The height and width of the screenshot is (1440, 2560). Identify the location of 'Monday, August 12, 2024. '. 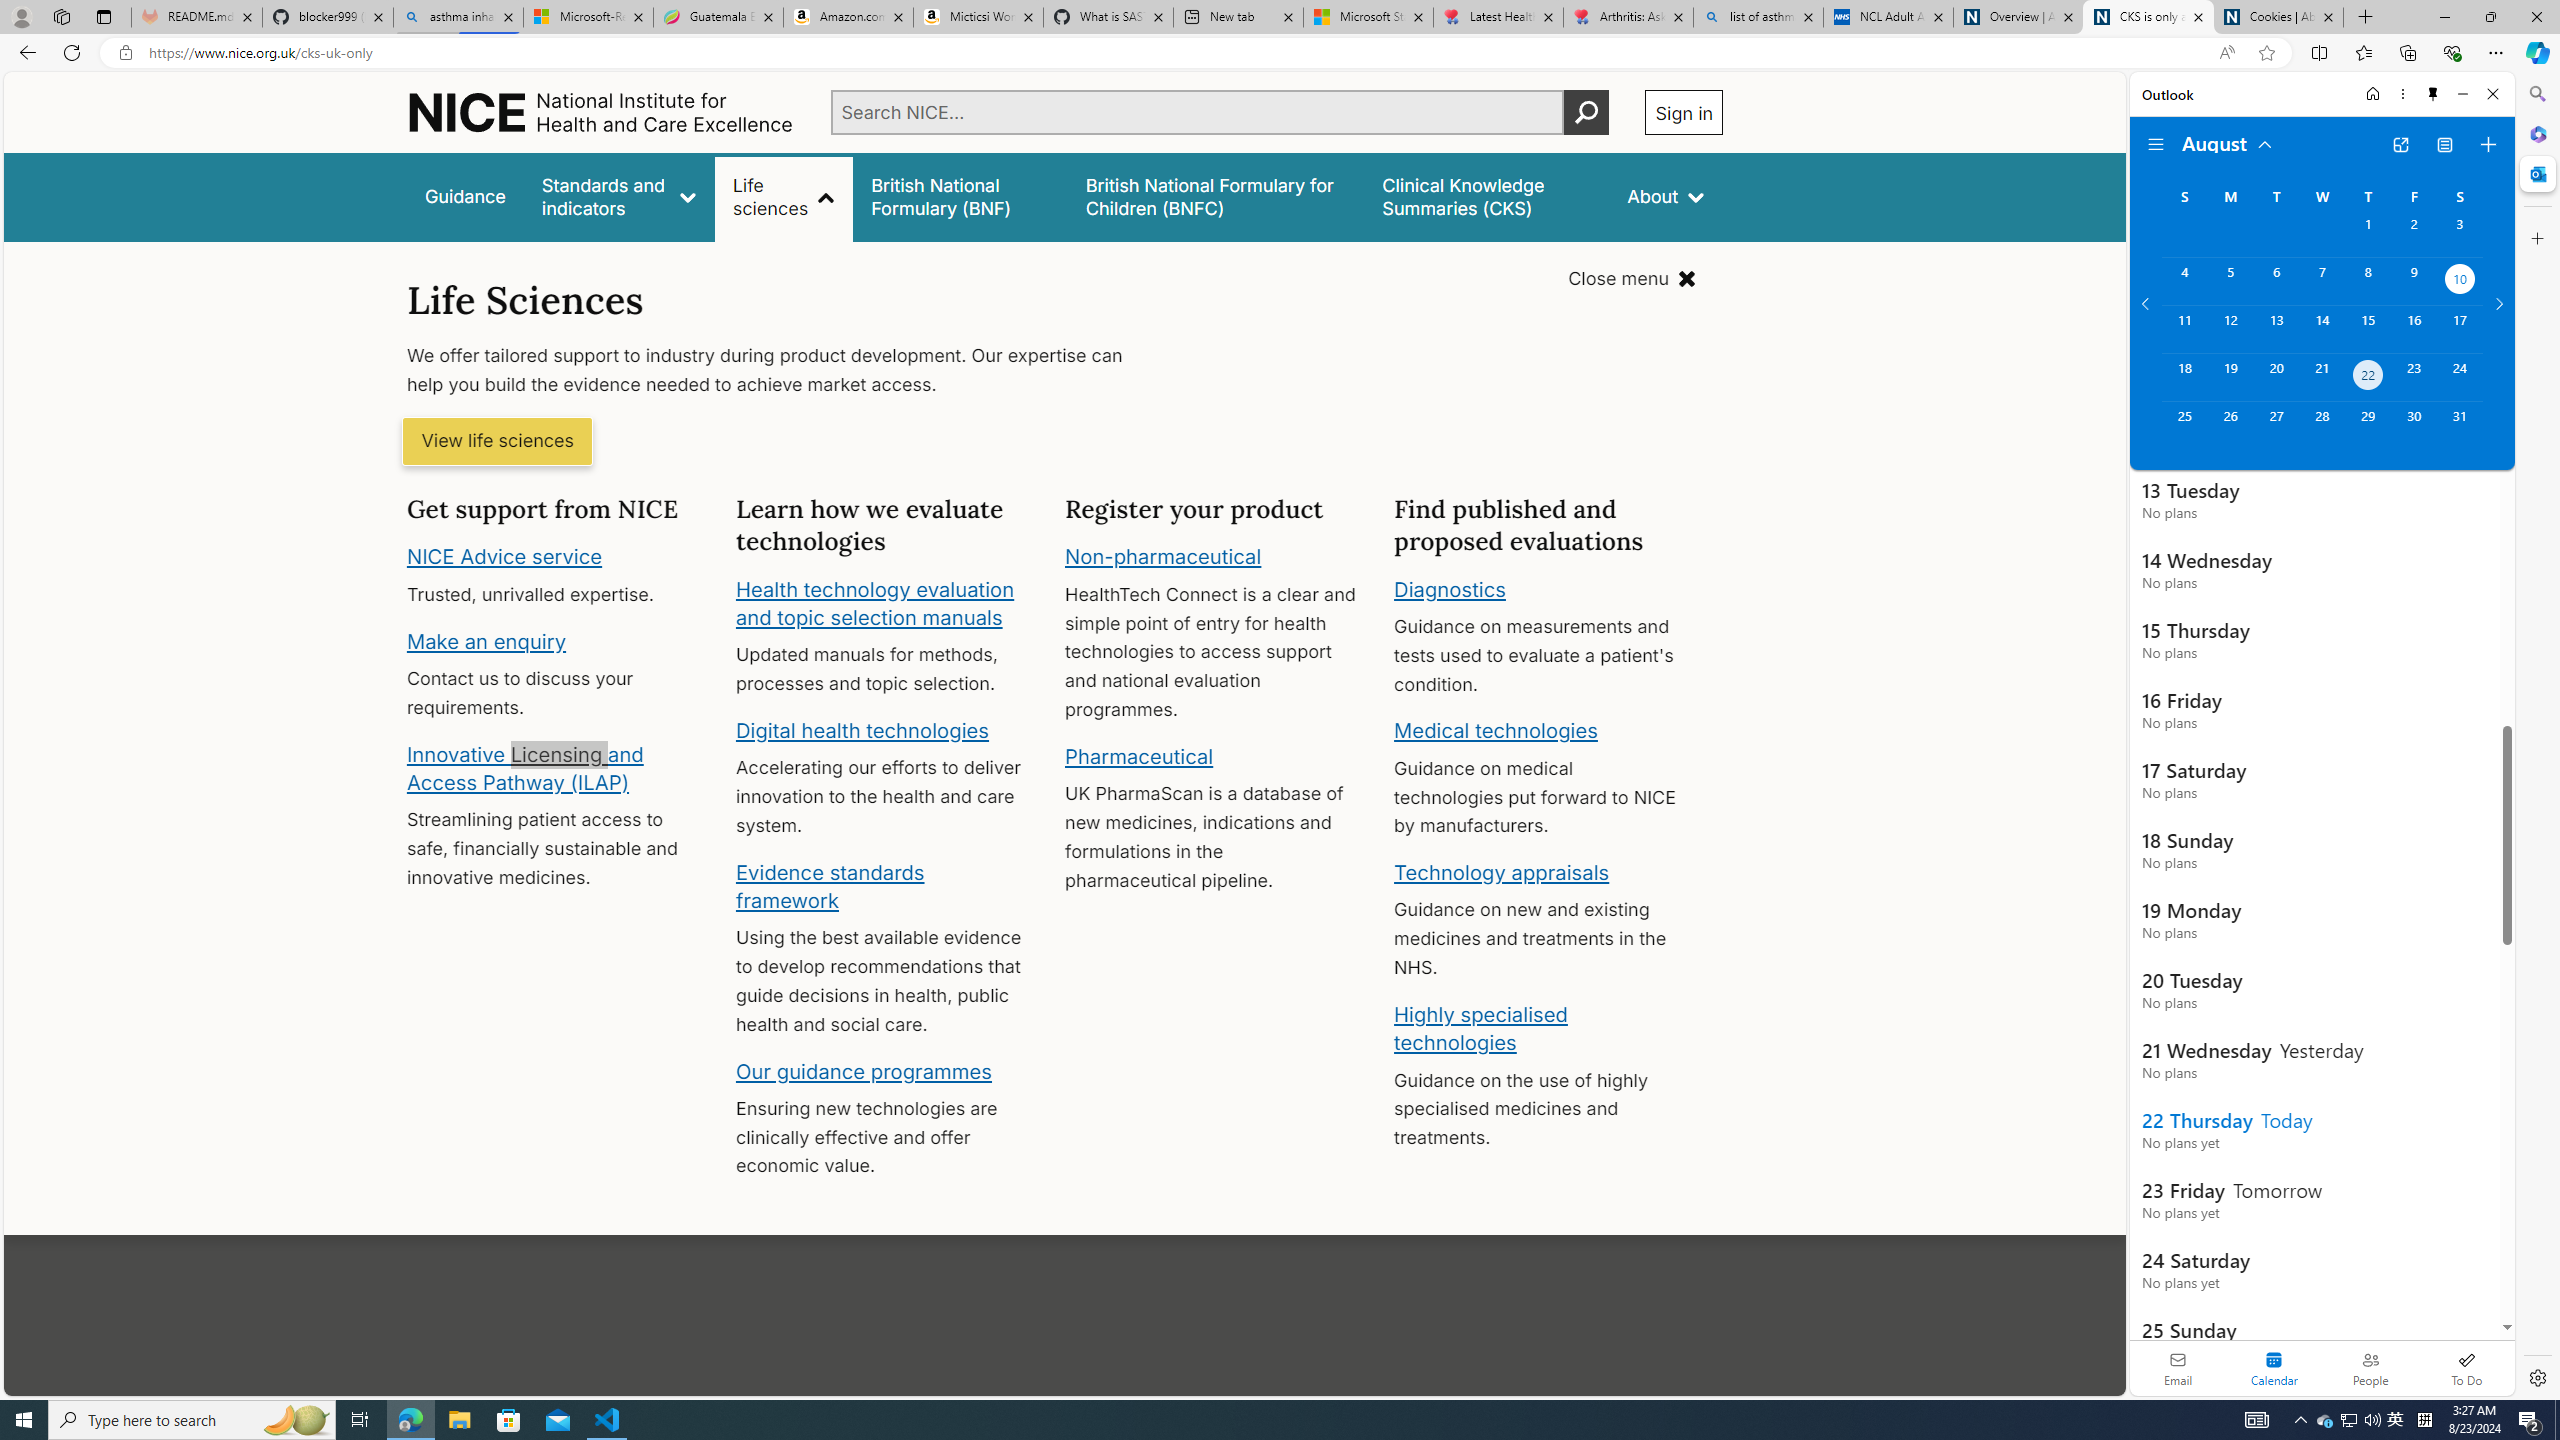
(2229, 329).